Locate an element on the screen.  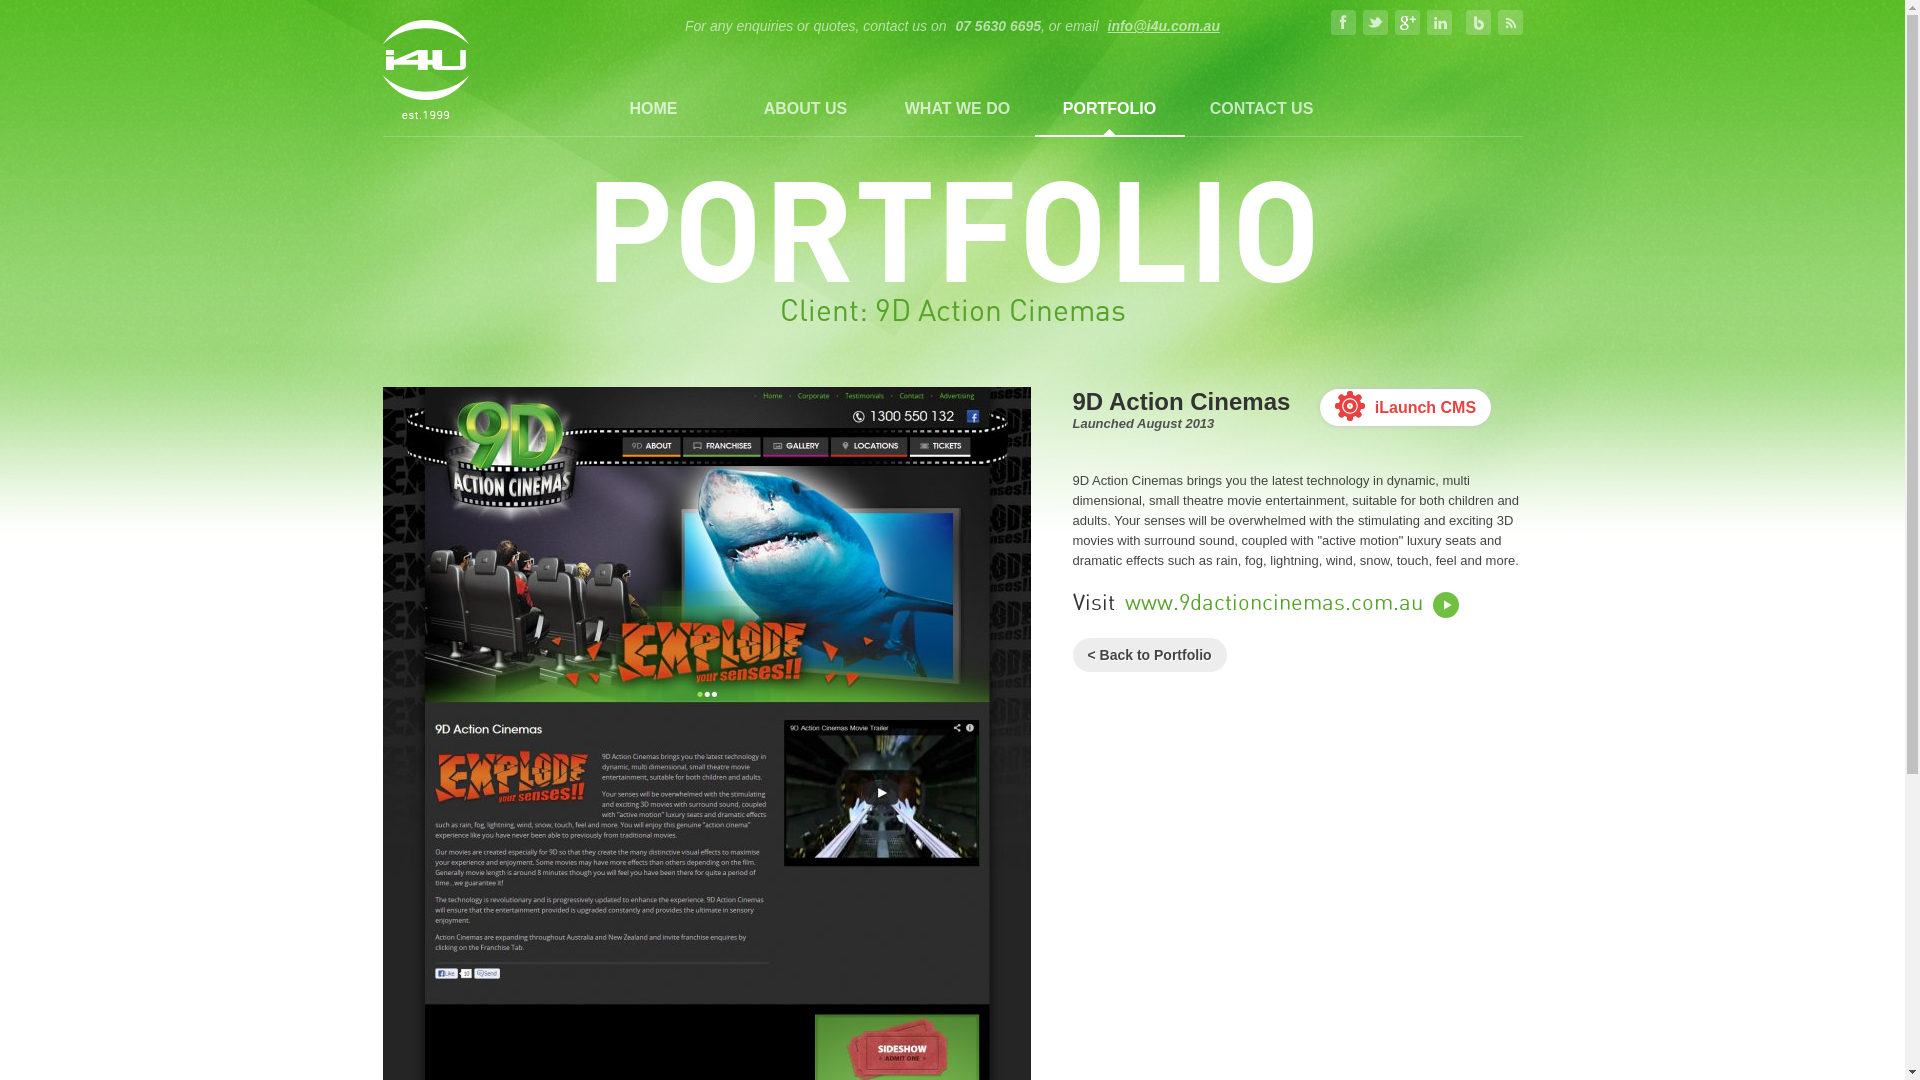
'Find us on Facebook' is located at coordinates (1343, 22).